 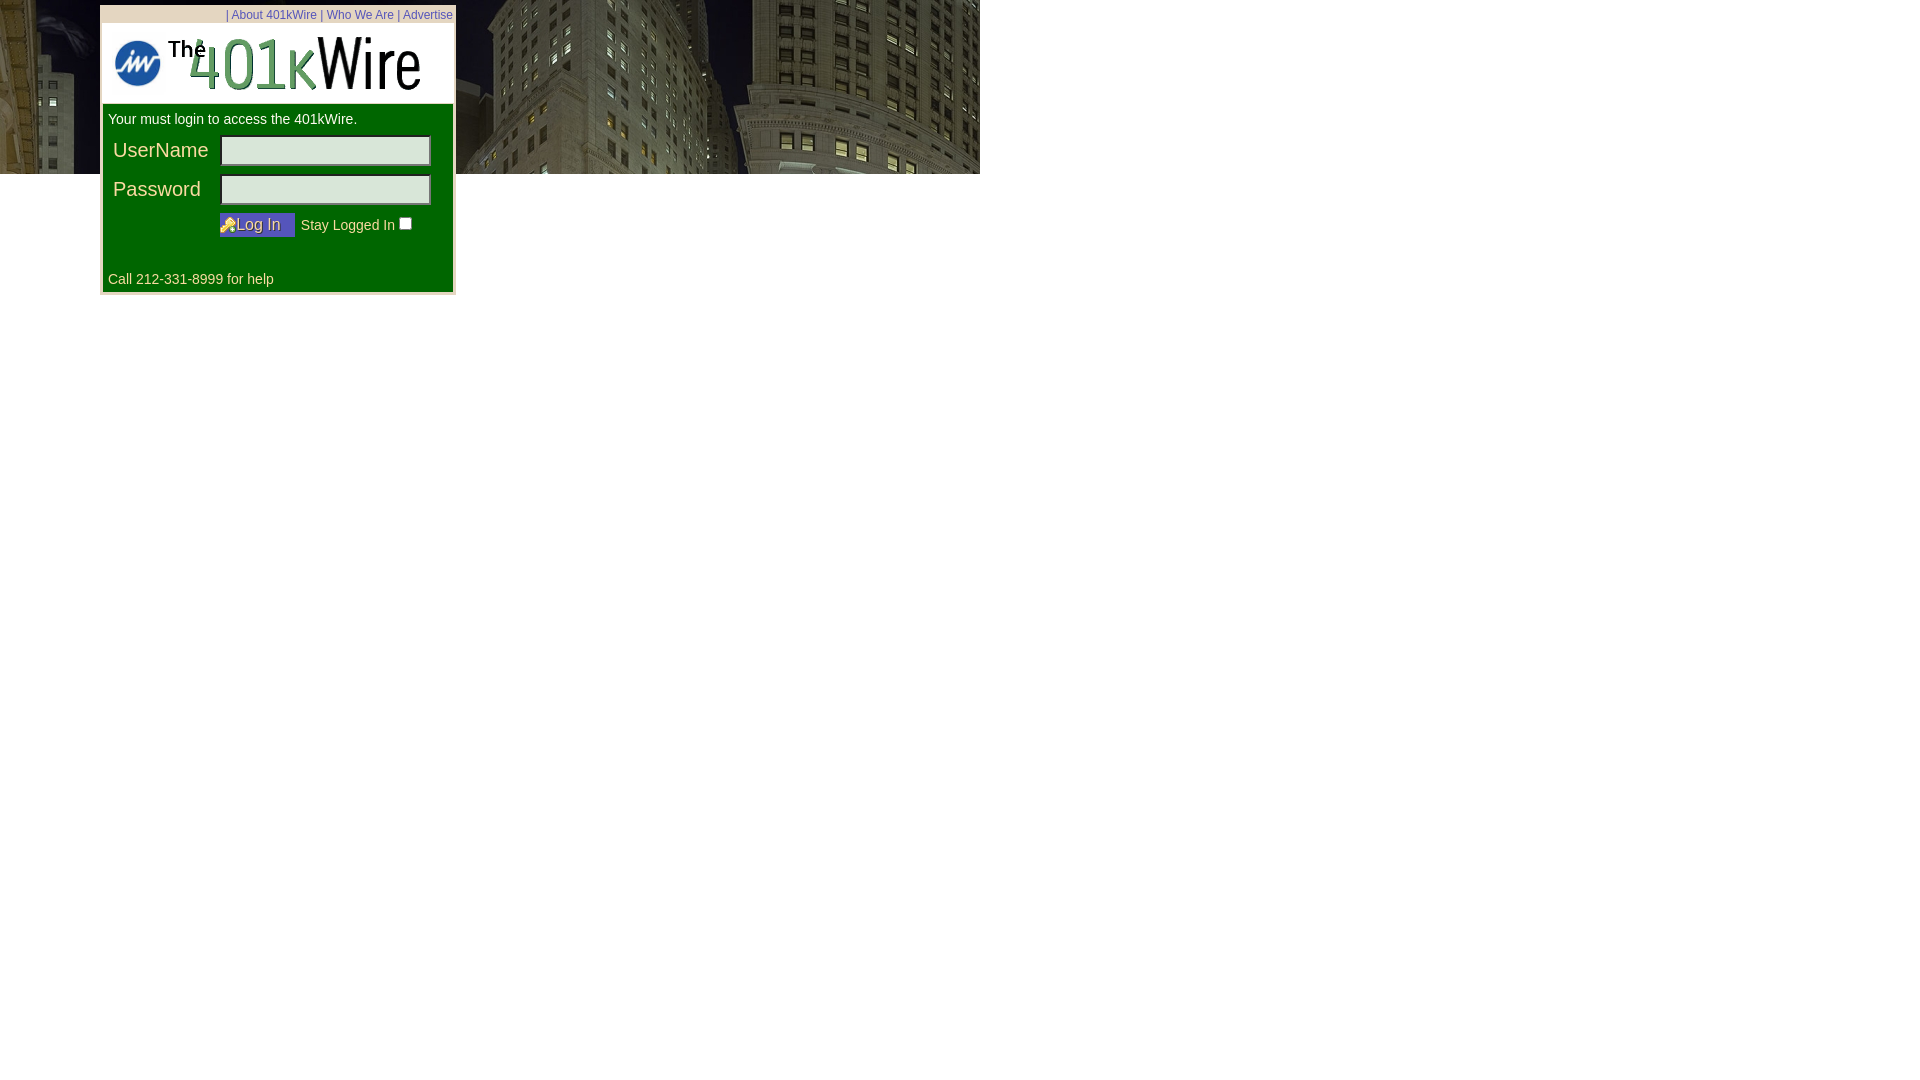 What do you see at coordinates (273, 15) in the screenshot?
I see `'About 401kWire'` at bounding box center [273, 15].